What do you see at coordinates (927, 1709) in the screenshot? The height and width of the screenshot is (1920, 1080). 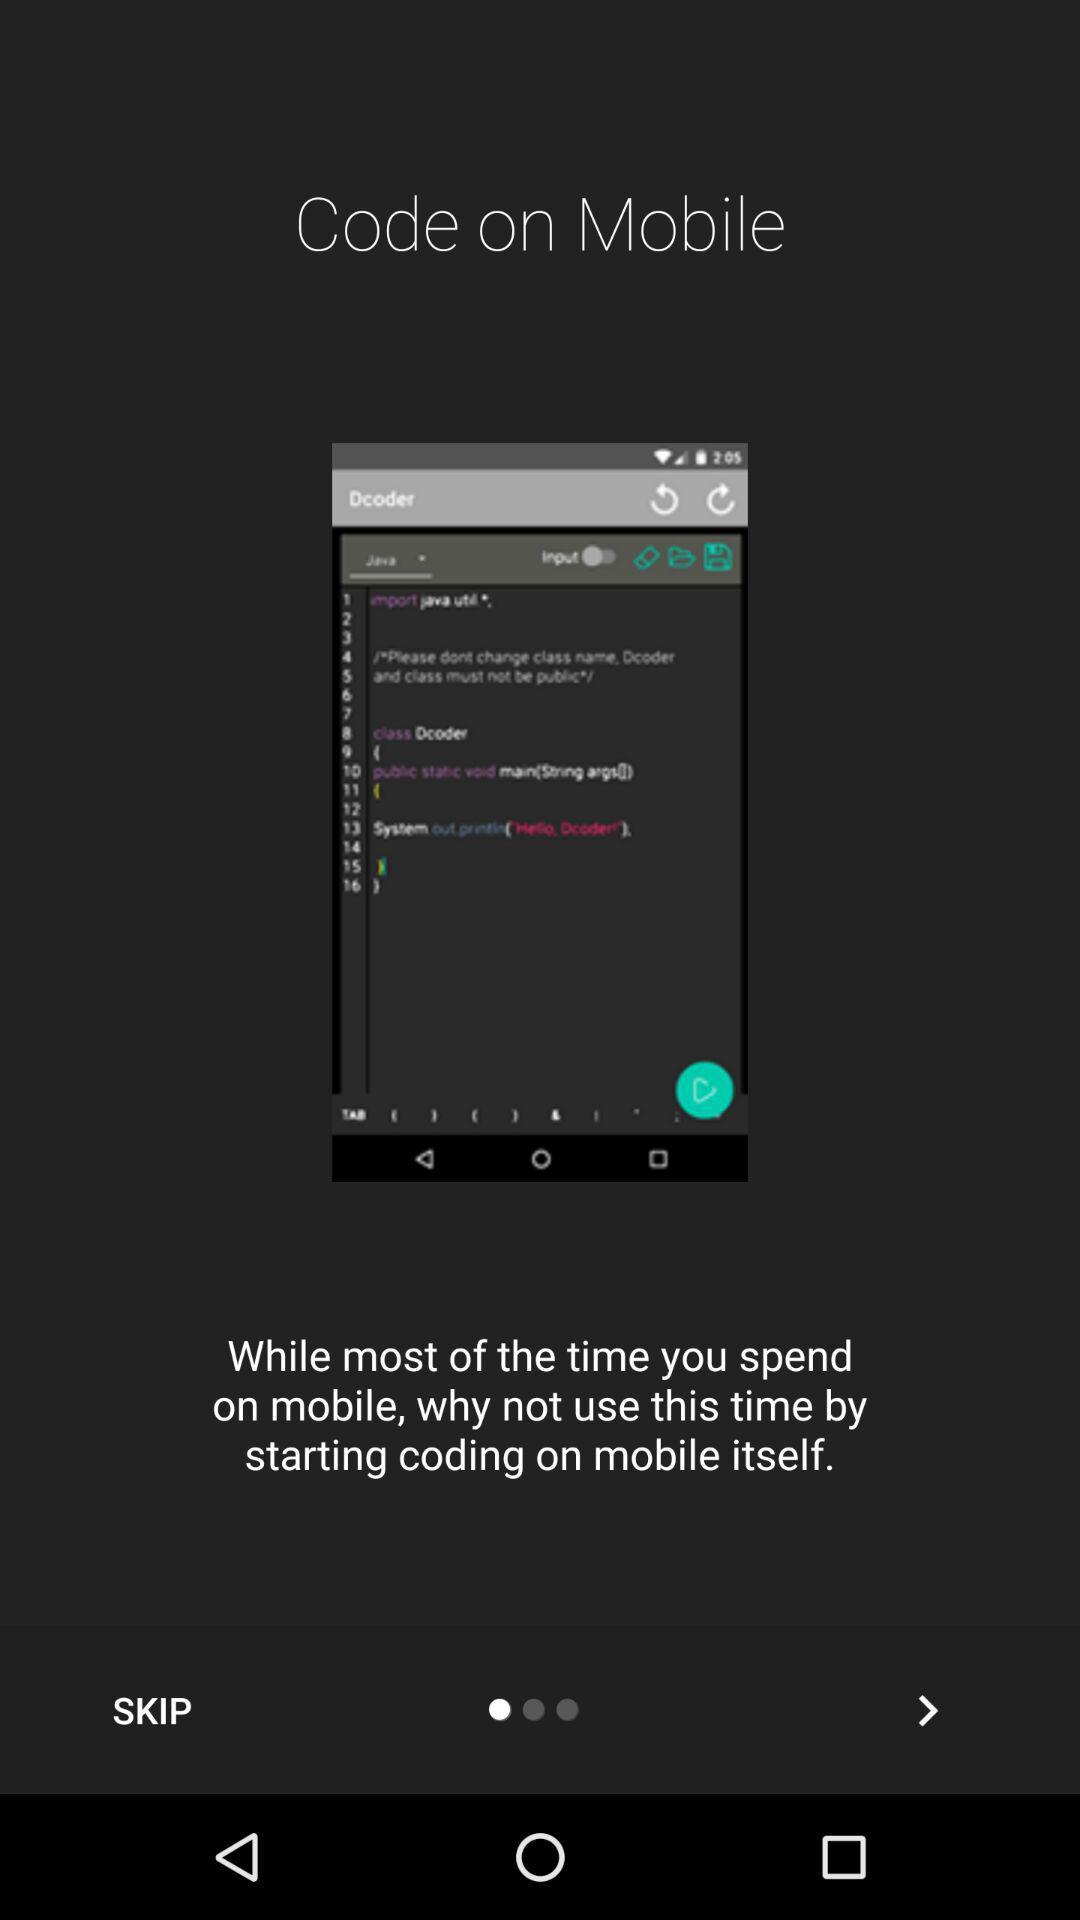 I see `icon at the bottom right corner` at bounding box center [927, 1709].